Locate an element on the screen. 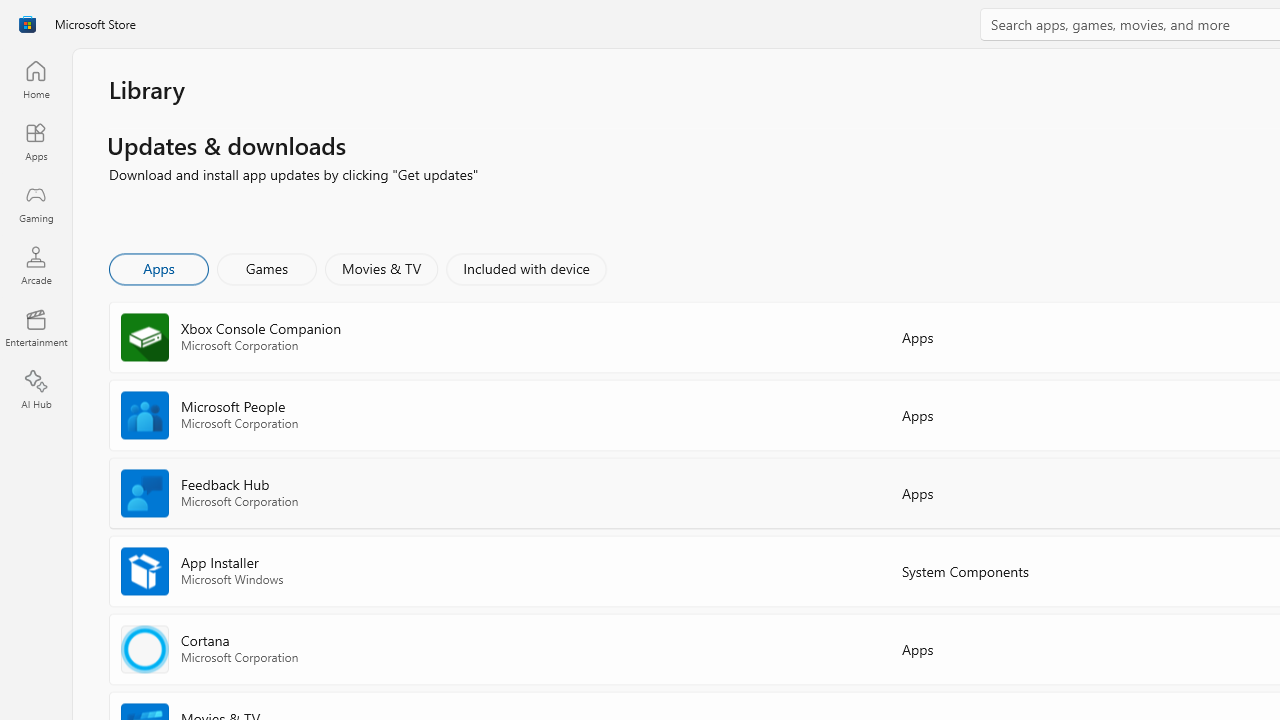  'AI Hub' is located at coordinates (35, 390).